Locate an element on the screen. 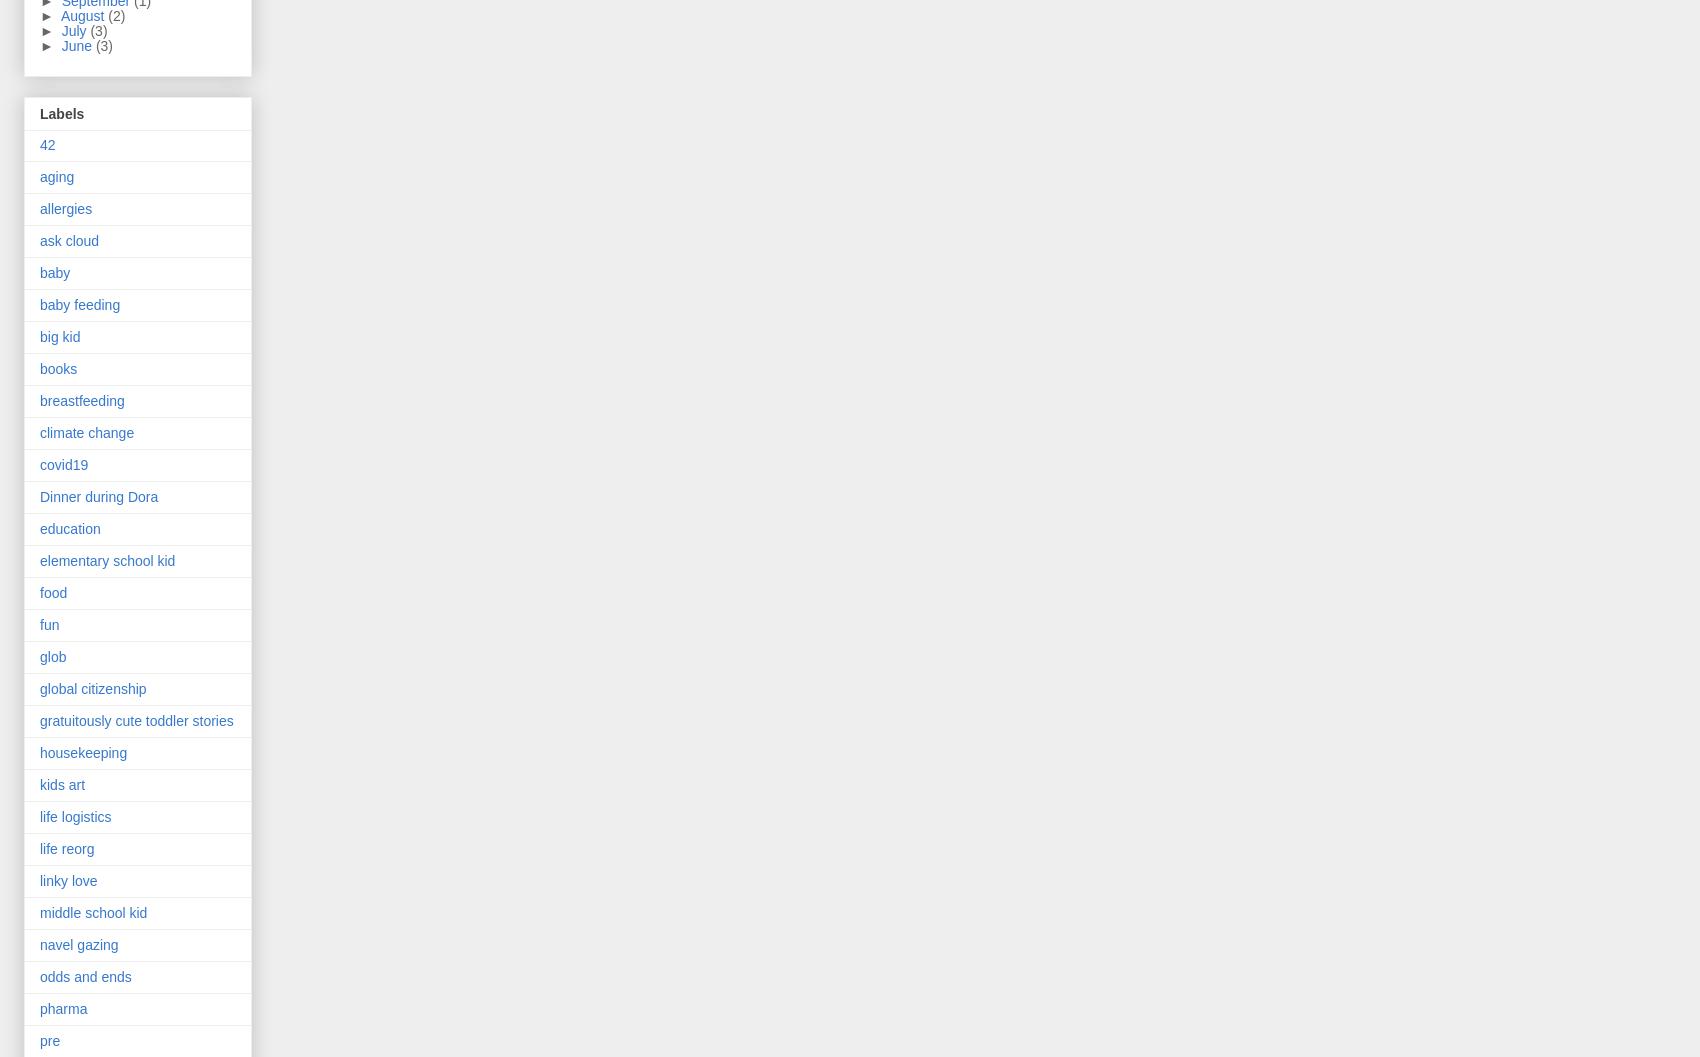 The height and width of the screenshot is (1057, 1700). 'baby feeding' is located at coordinates (39, 305).